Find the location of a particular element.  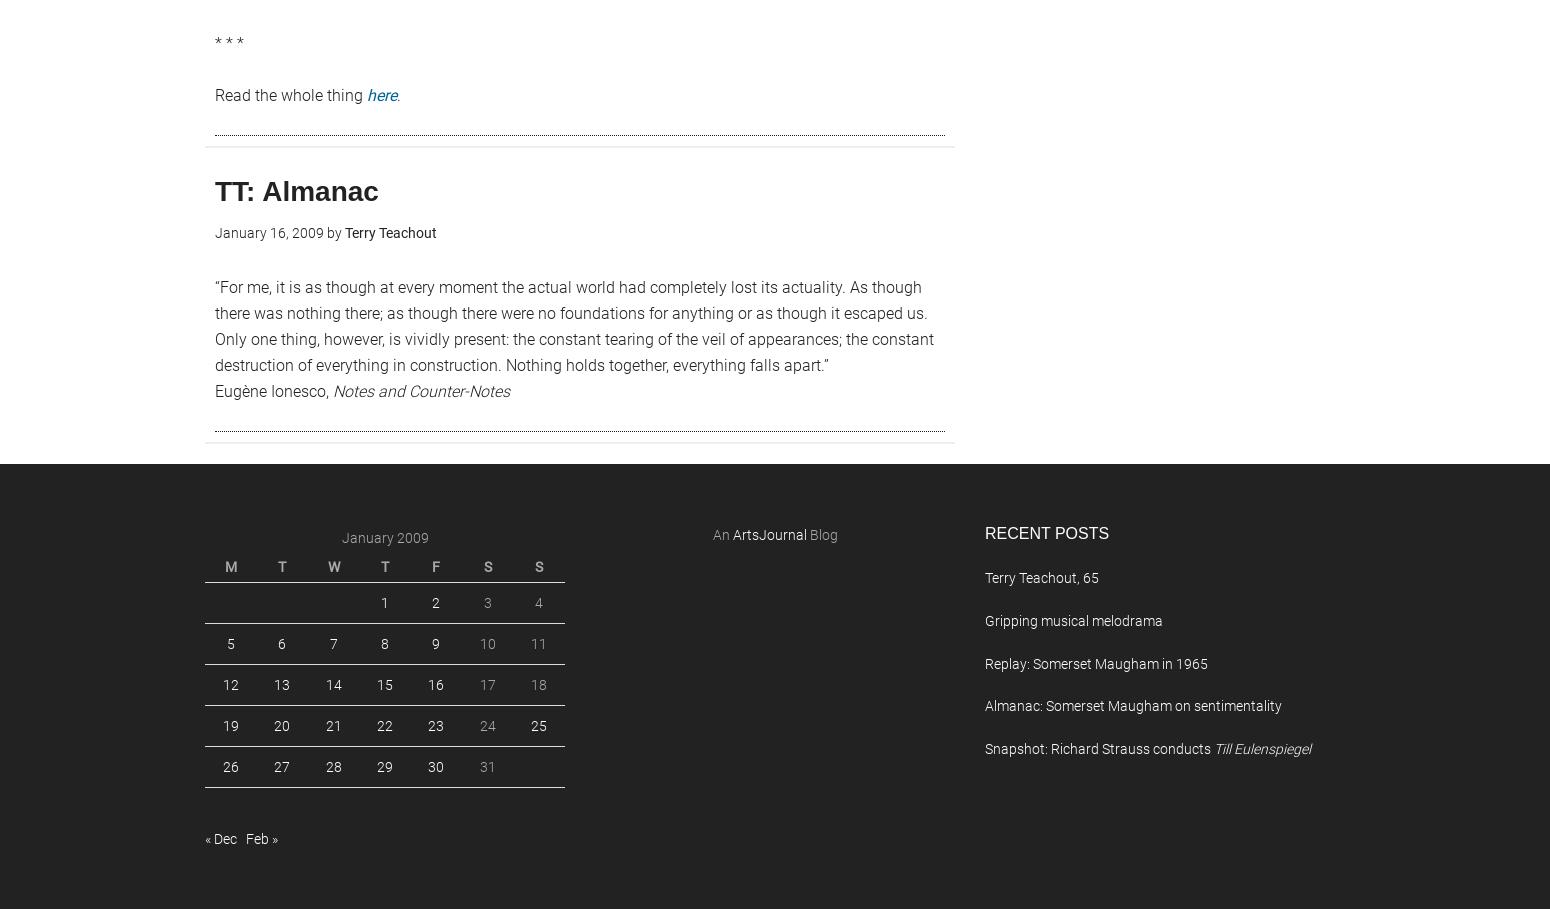

'21' is located at coordinates (331, 725).